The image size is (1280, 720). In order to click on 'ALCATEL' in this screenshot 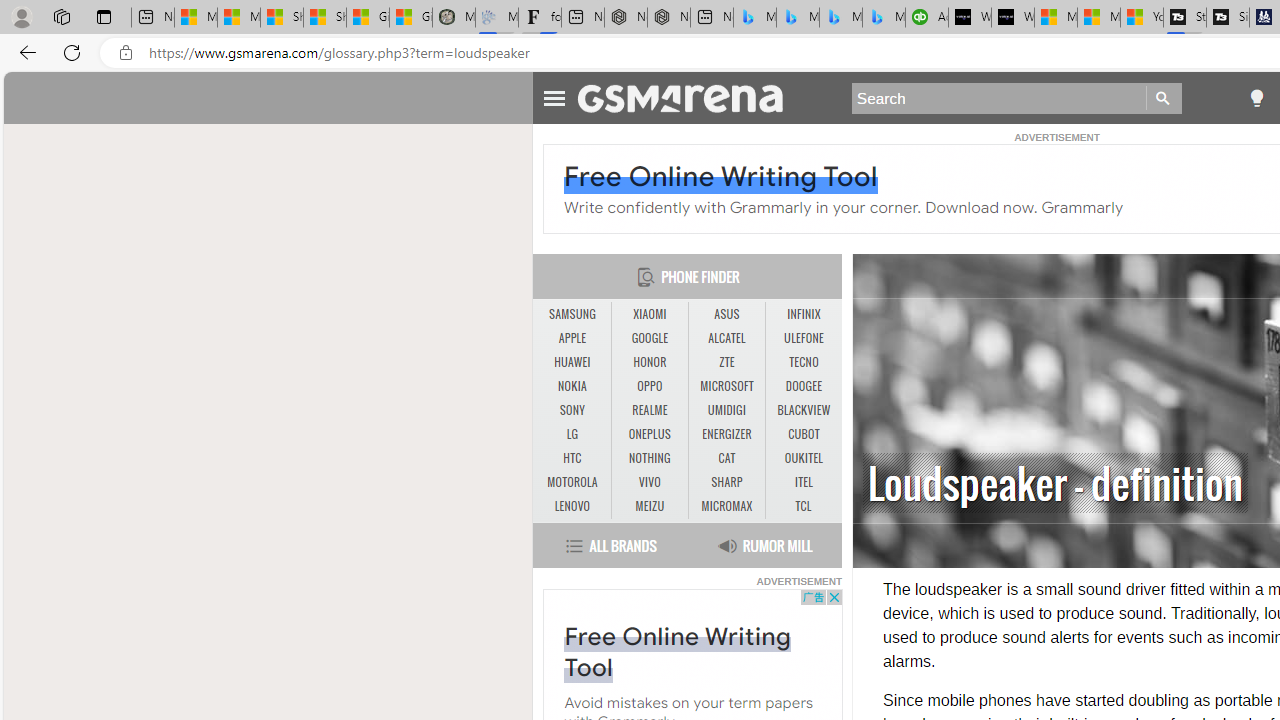, I will do `click(726, 337)`.